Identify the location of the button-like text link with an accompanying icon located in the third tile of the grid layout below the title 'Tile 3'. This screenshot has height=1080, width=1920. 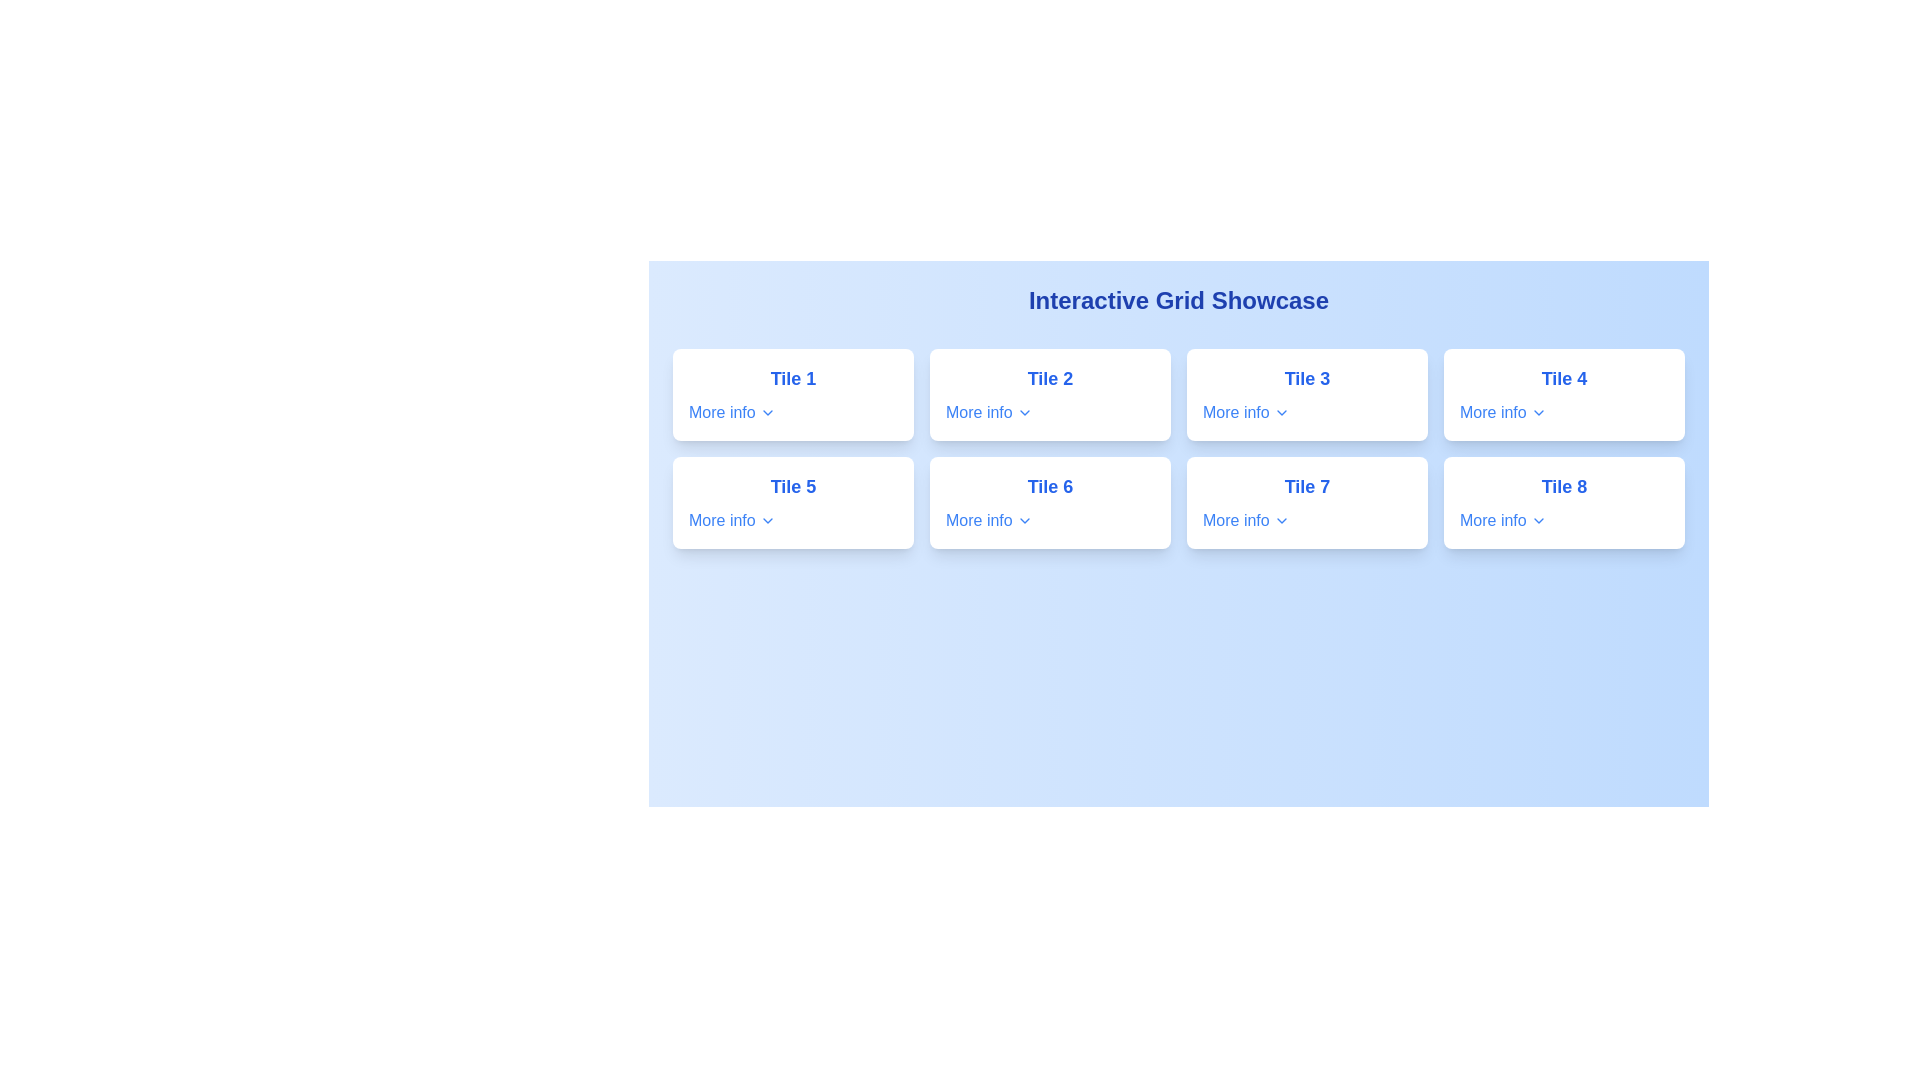
(1245, 411).